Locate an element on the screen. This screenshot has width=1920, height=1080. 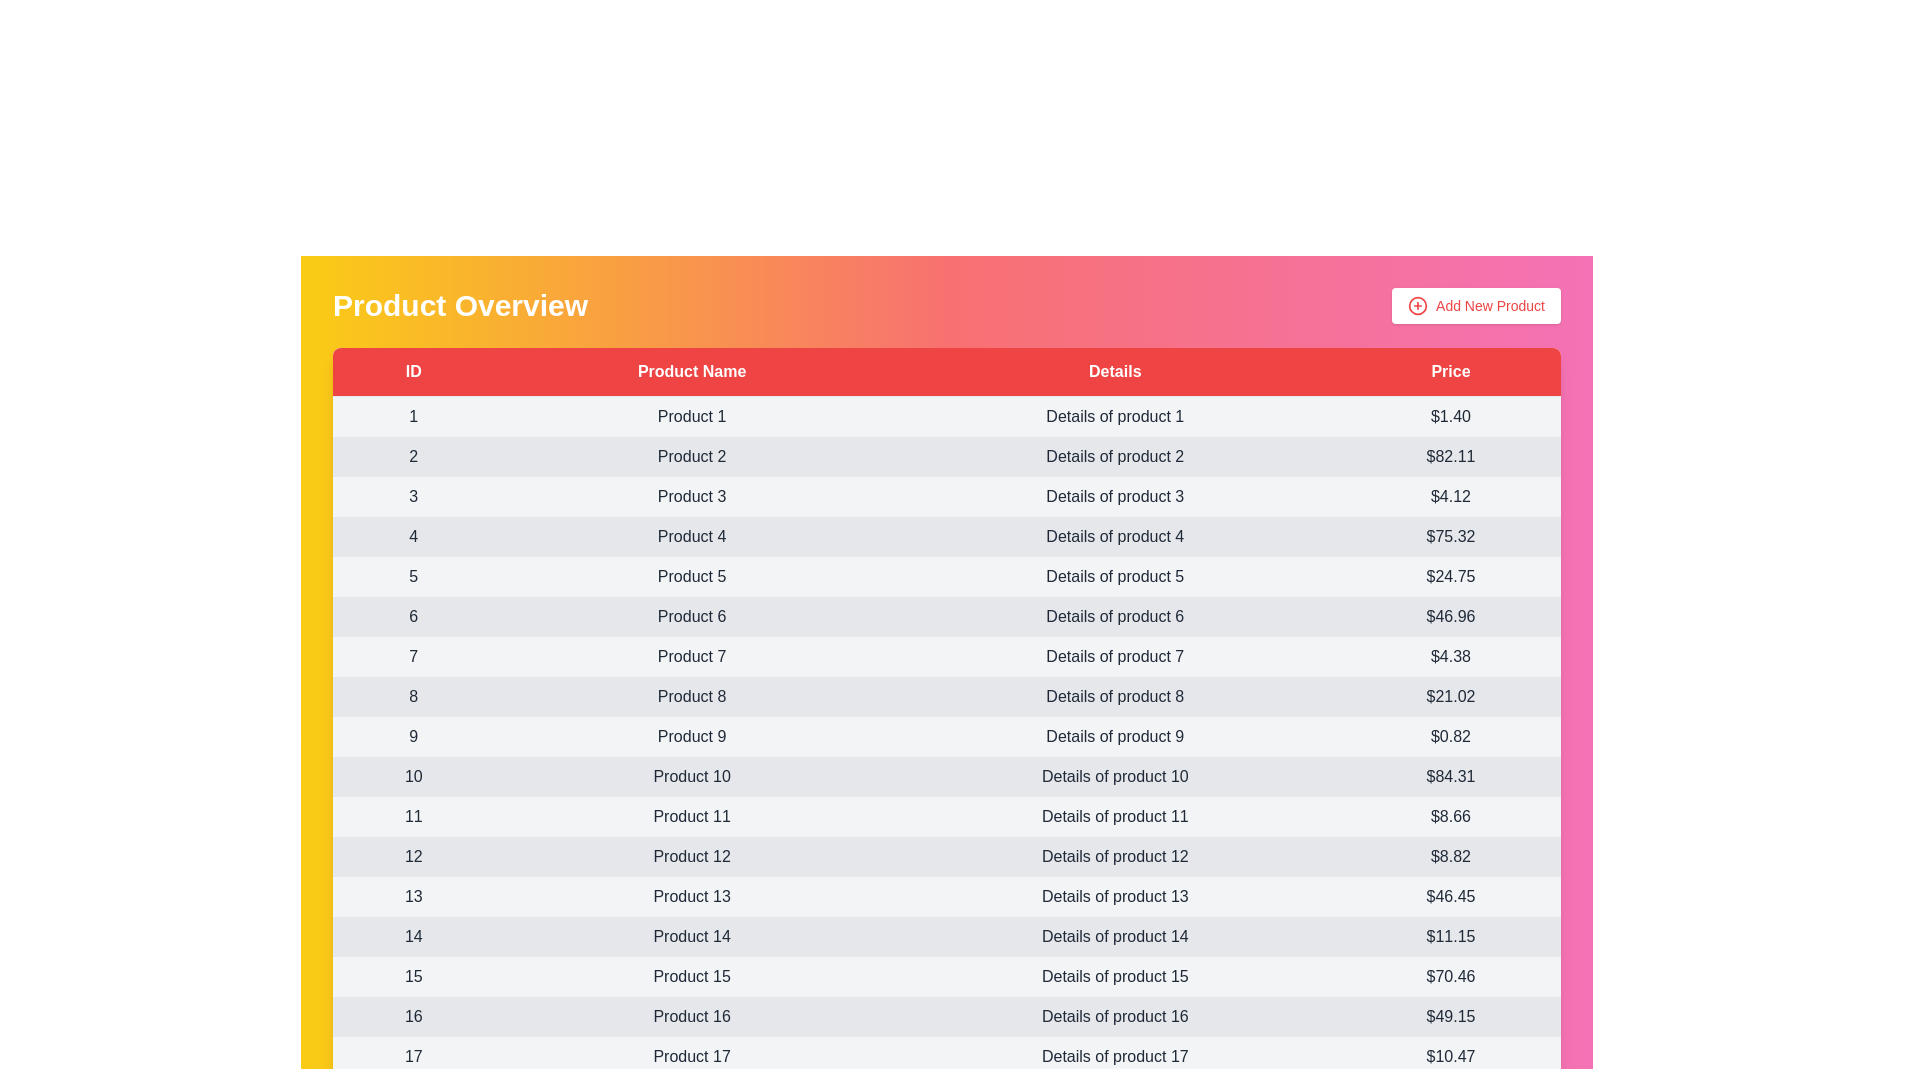
the 'Add New Product' button is located at coordinates (1476, 305).